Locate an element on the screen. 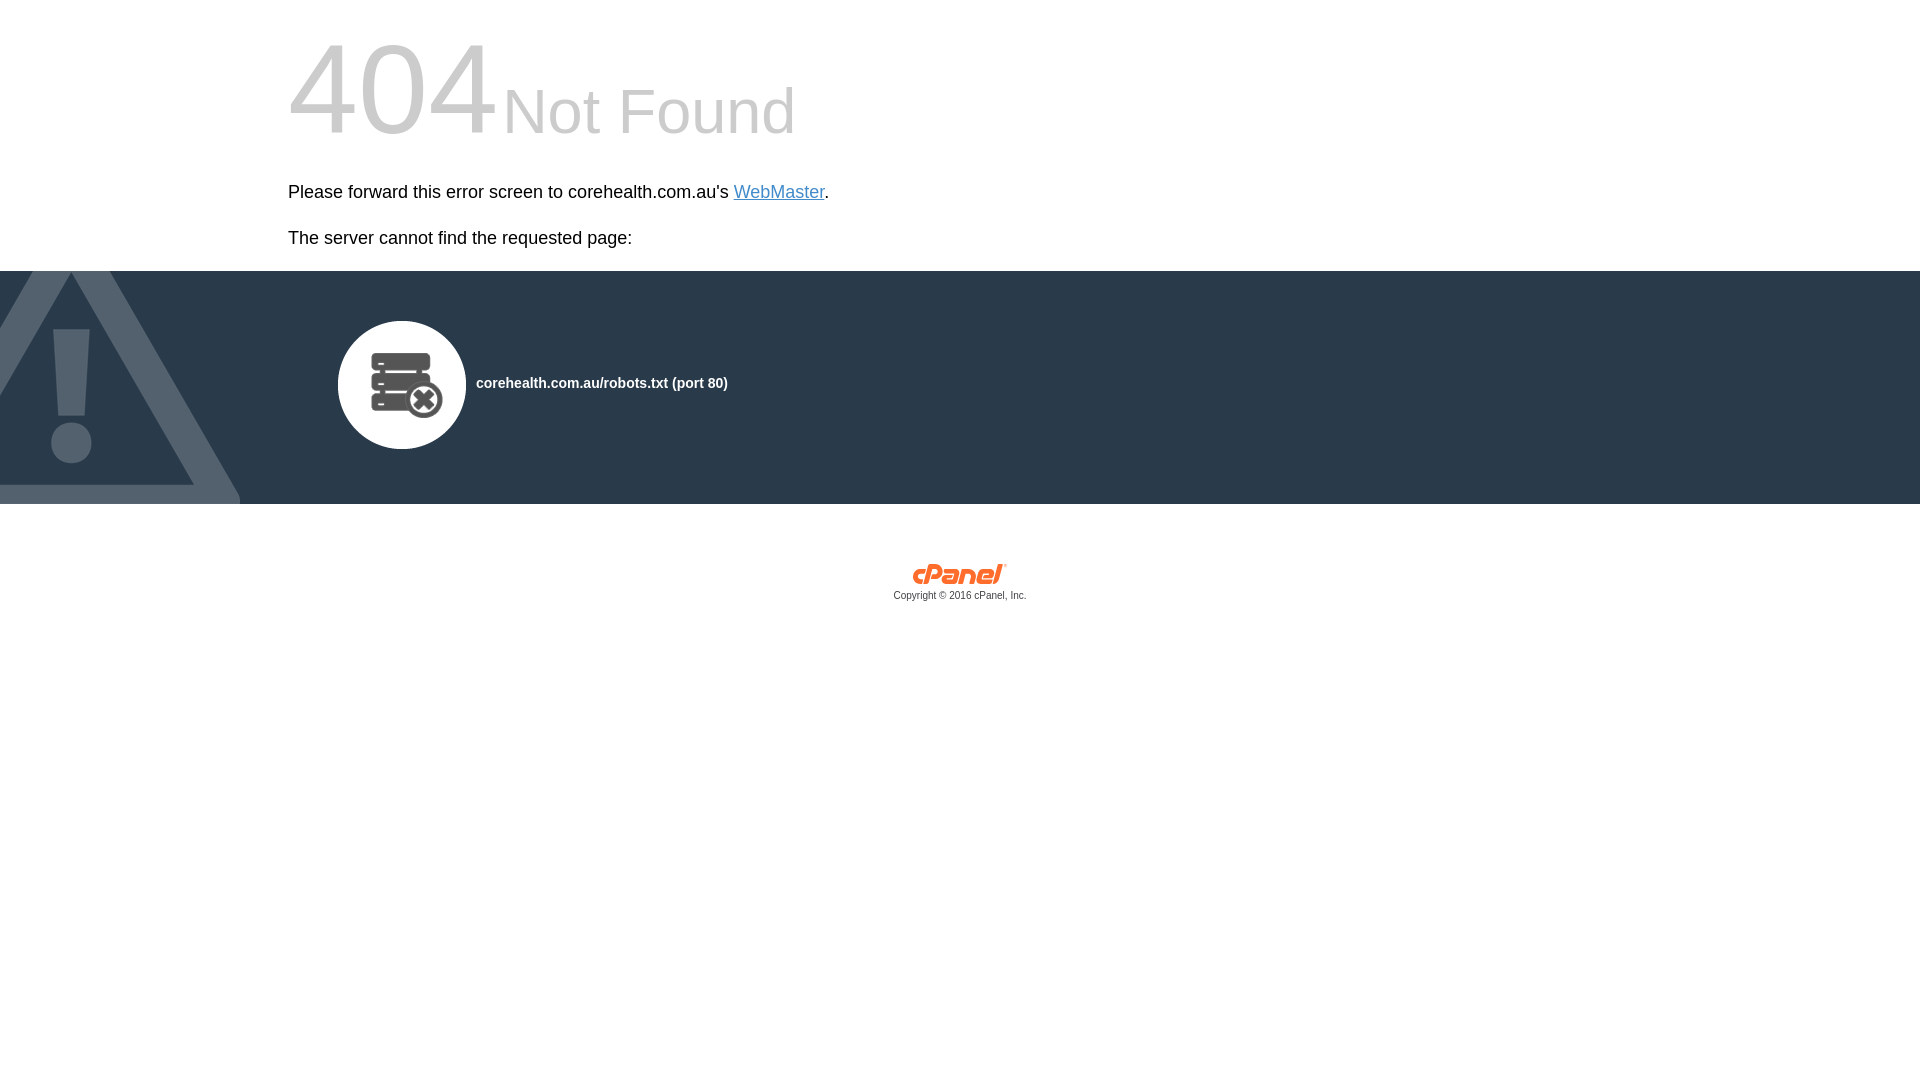 This screenshot has width=1920, height=1080. 'WebMaster' is located at coordinates (778, 192).